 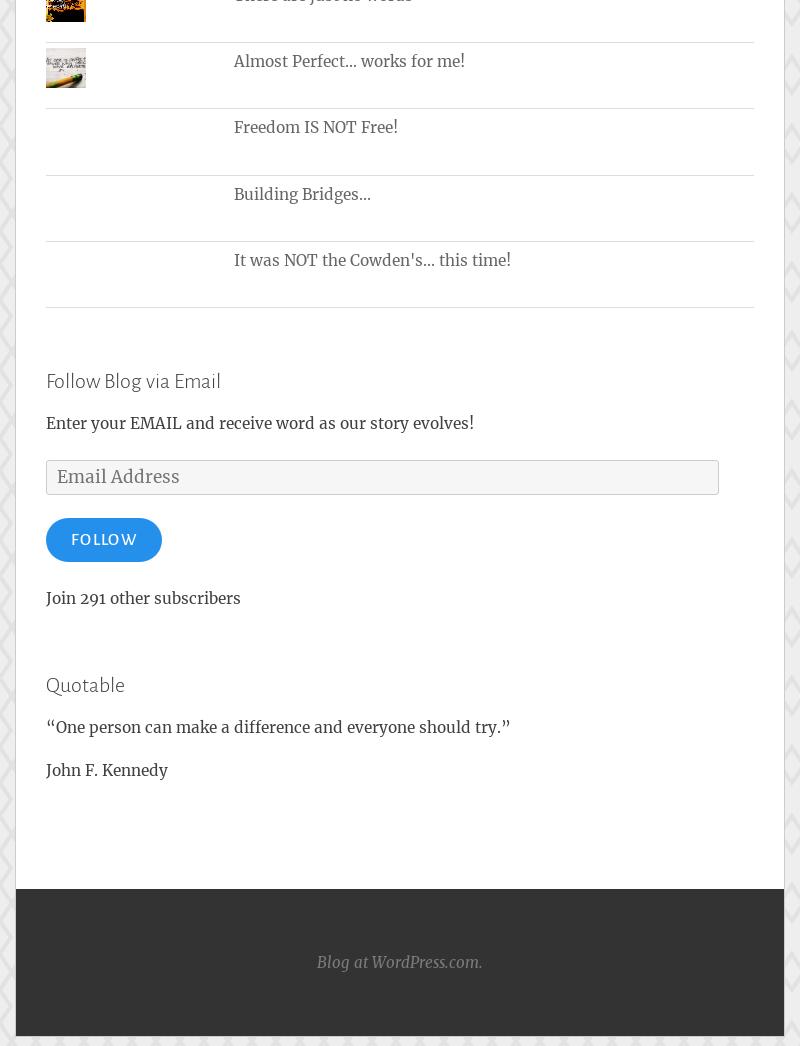 I want to click on 'Quotable', so click(x=85, y=685).